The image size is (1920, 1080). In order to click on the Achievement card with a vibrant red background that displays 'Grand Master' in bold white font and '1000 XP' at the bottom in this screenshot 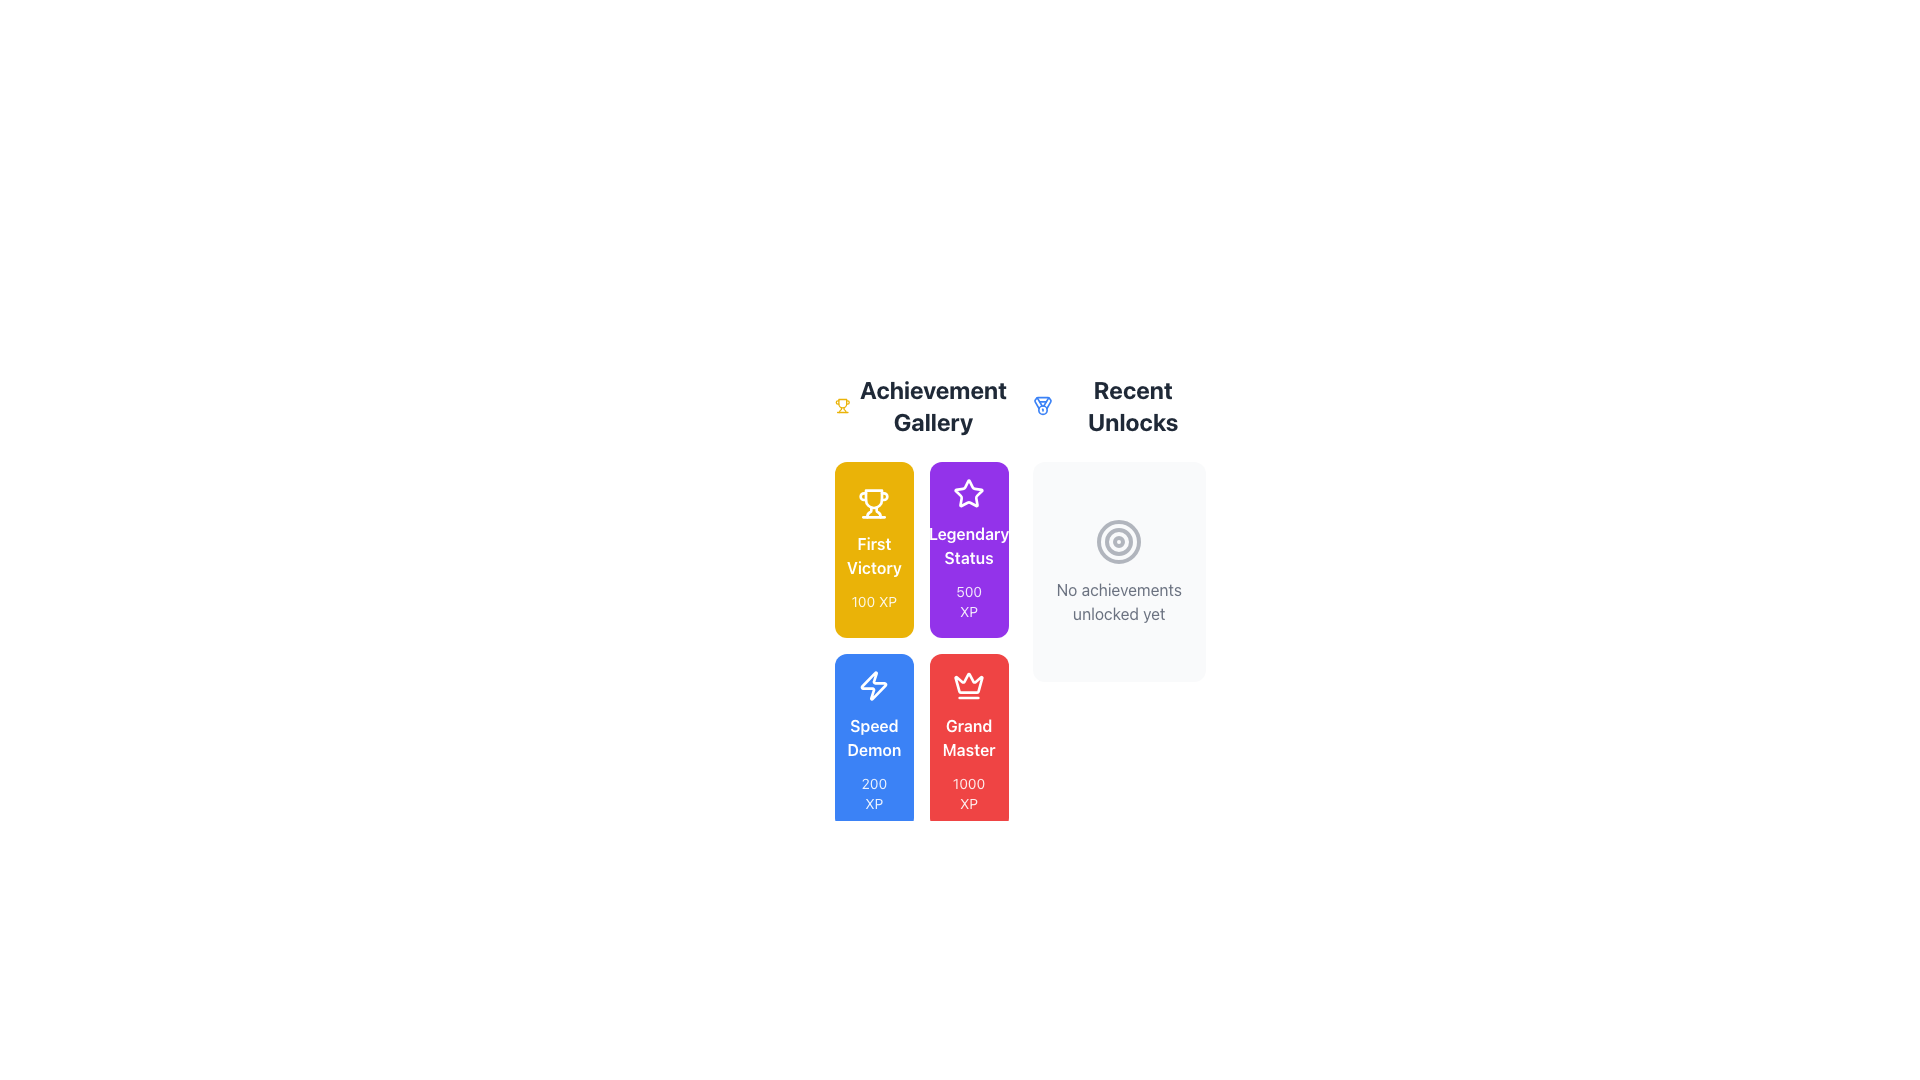, I will do `click(969, 741)`.